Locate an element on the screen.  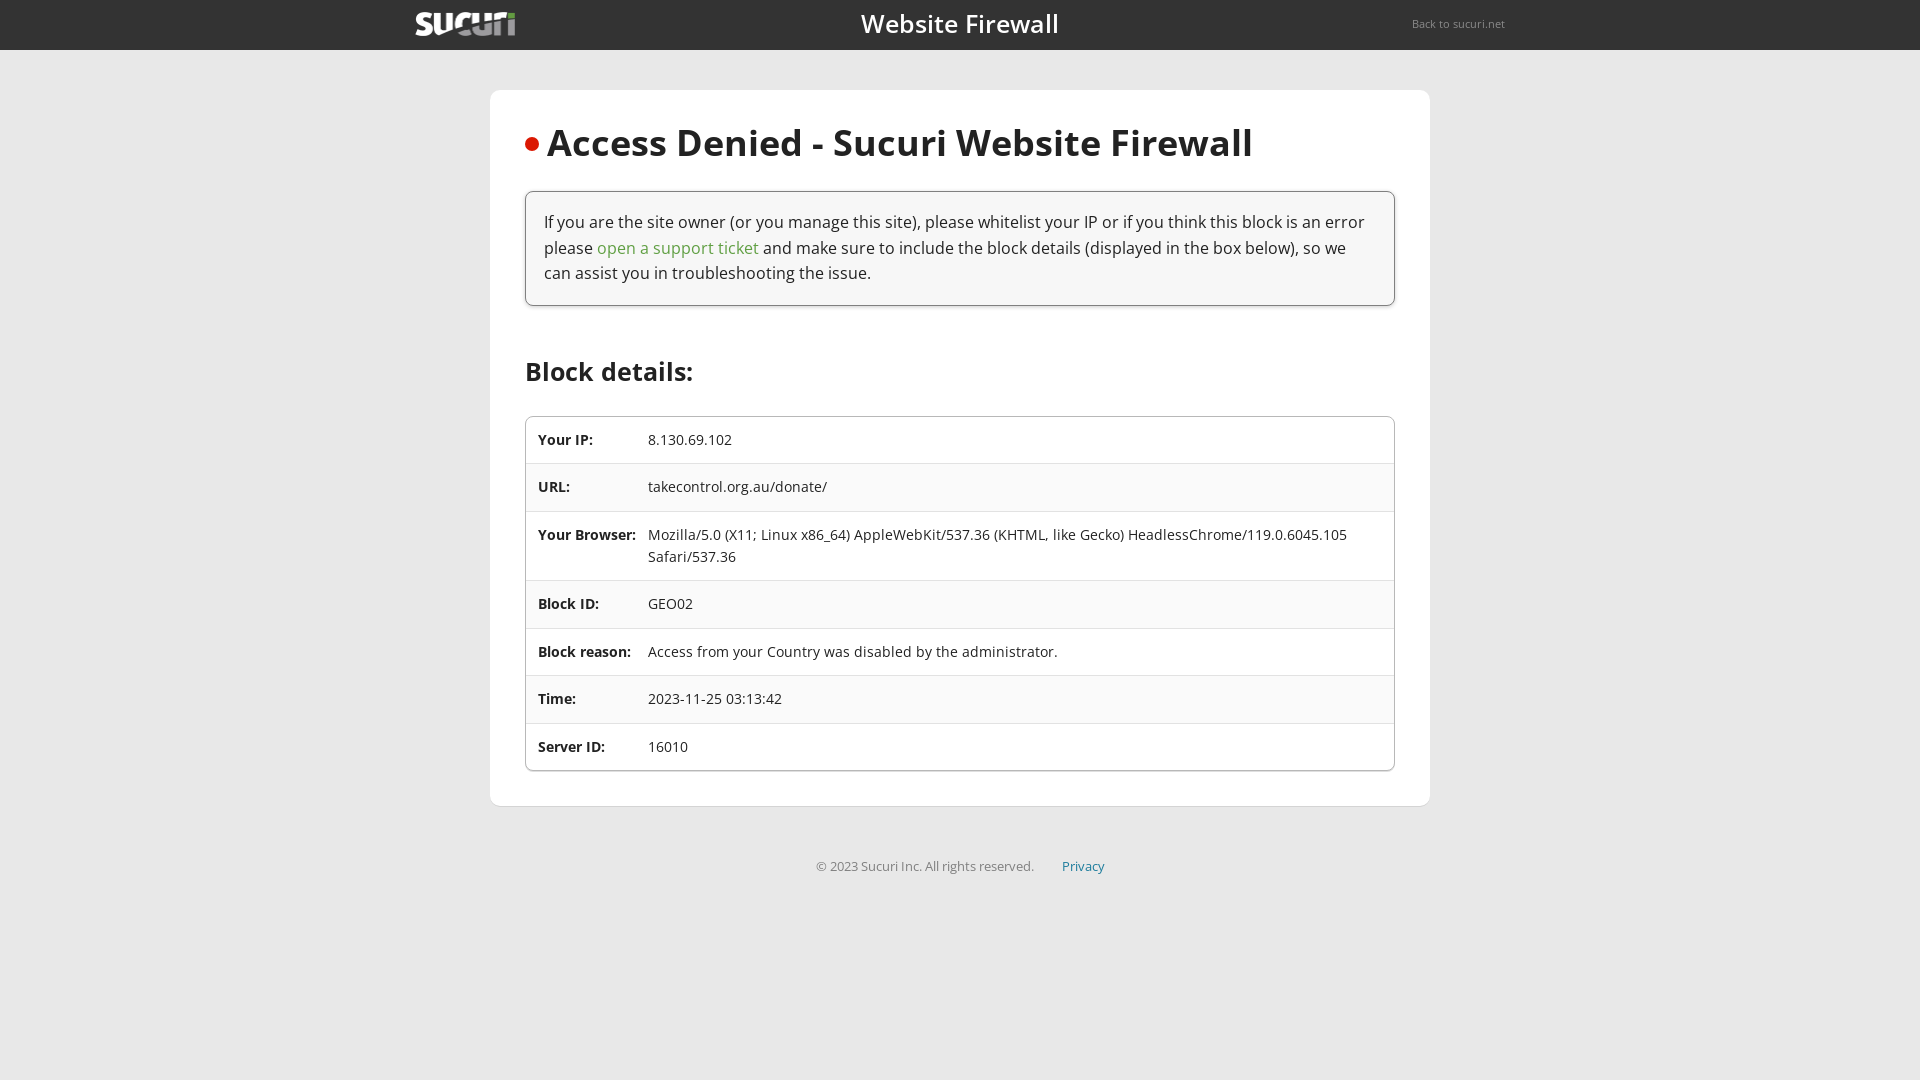
'Privacy' is located at coordinates (1082, 865).